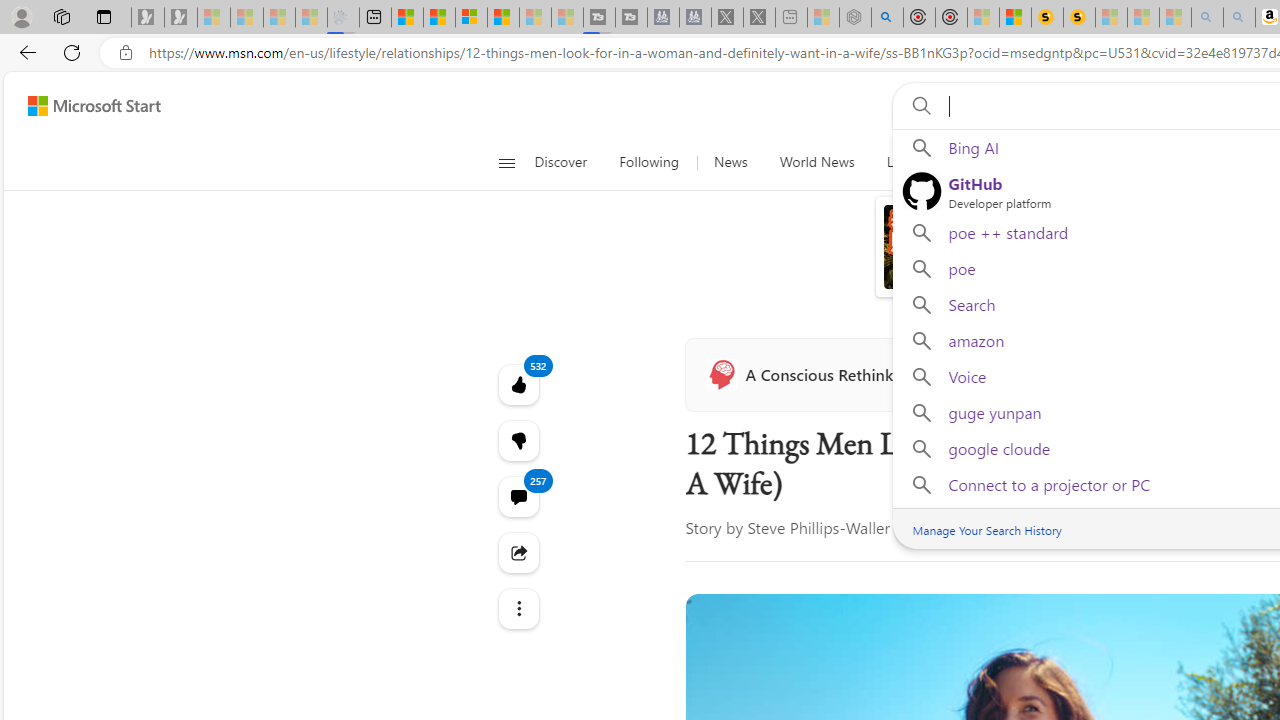  What do you see at coordinates (945, 375) in the screenshot?
I see `'Follow'` at bounding box center [945, 375].